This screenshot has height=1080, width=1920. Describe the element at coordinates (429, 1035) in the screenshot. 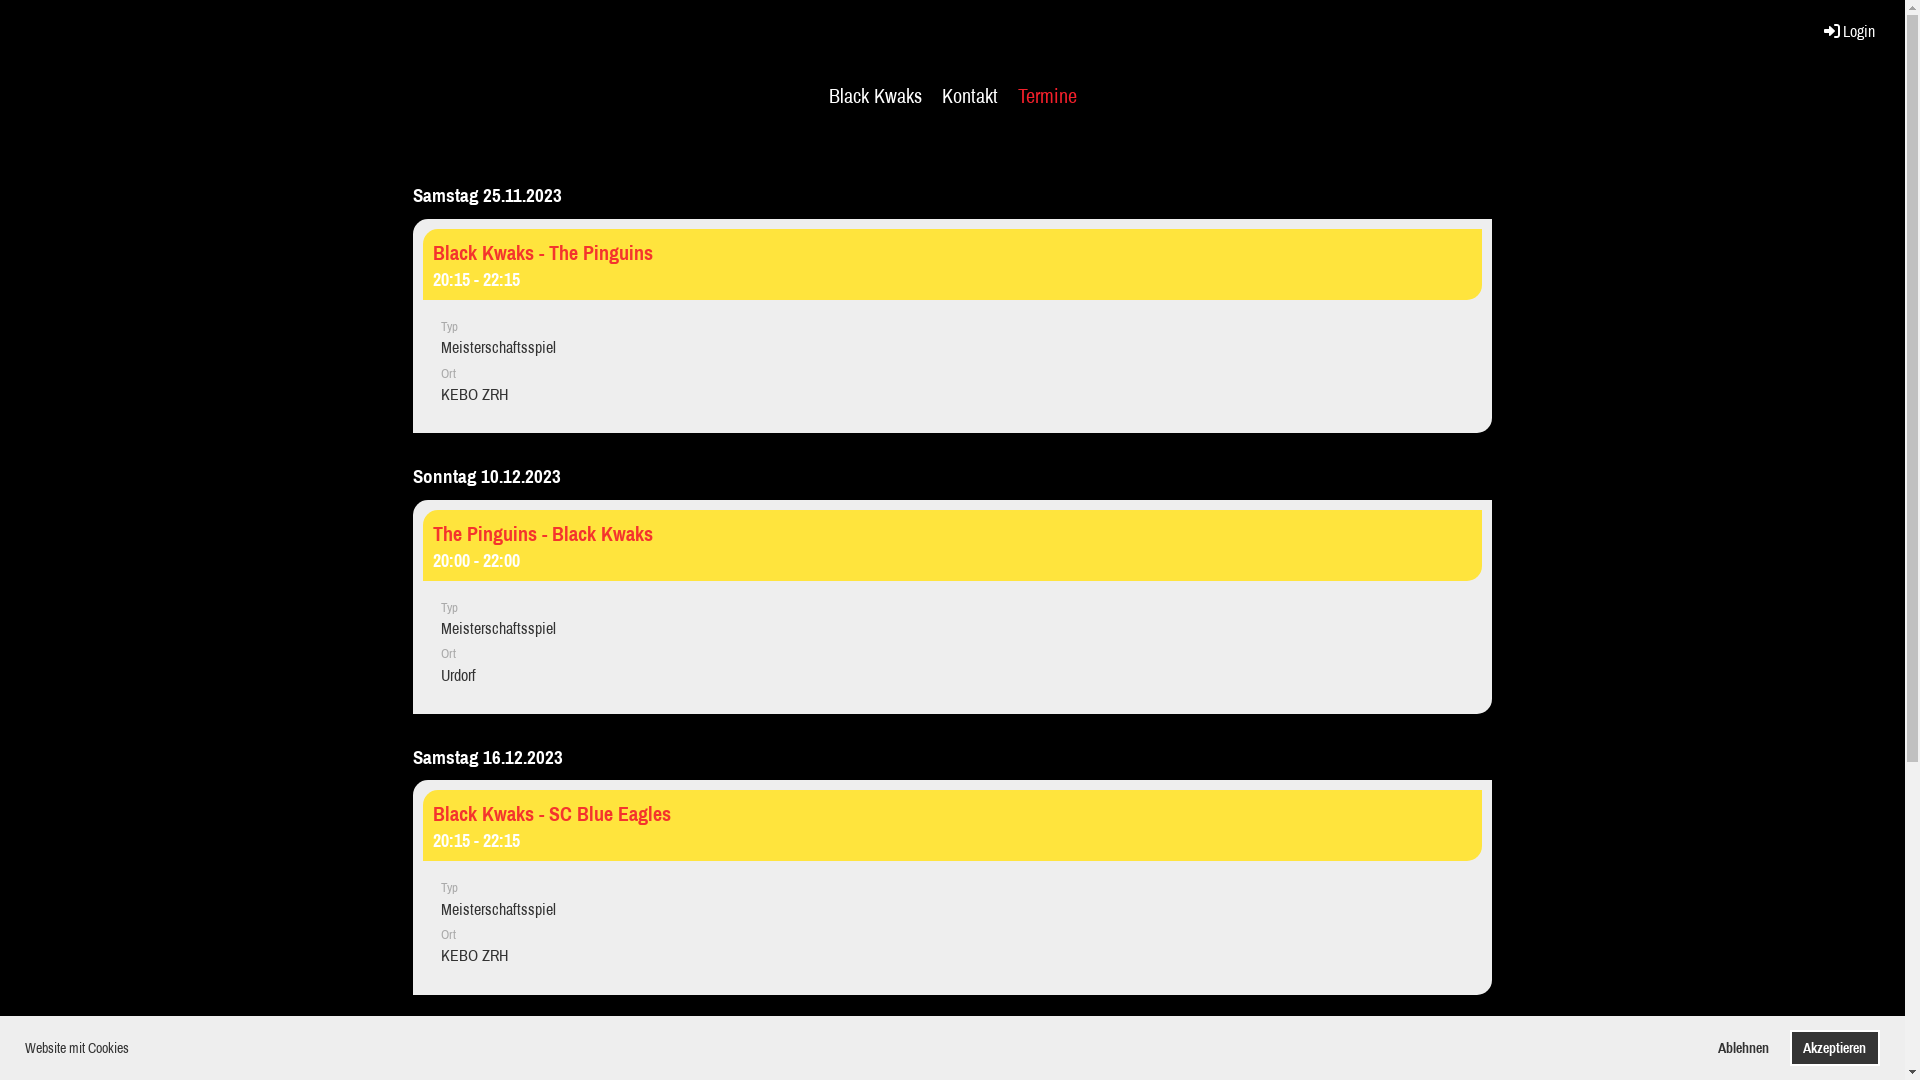

I see `'Termine abonnieren'` at that location.